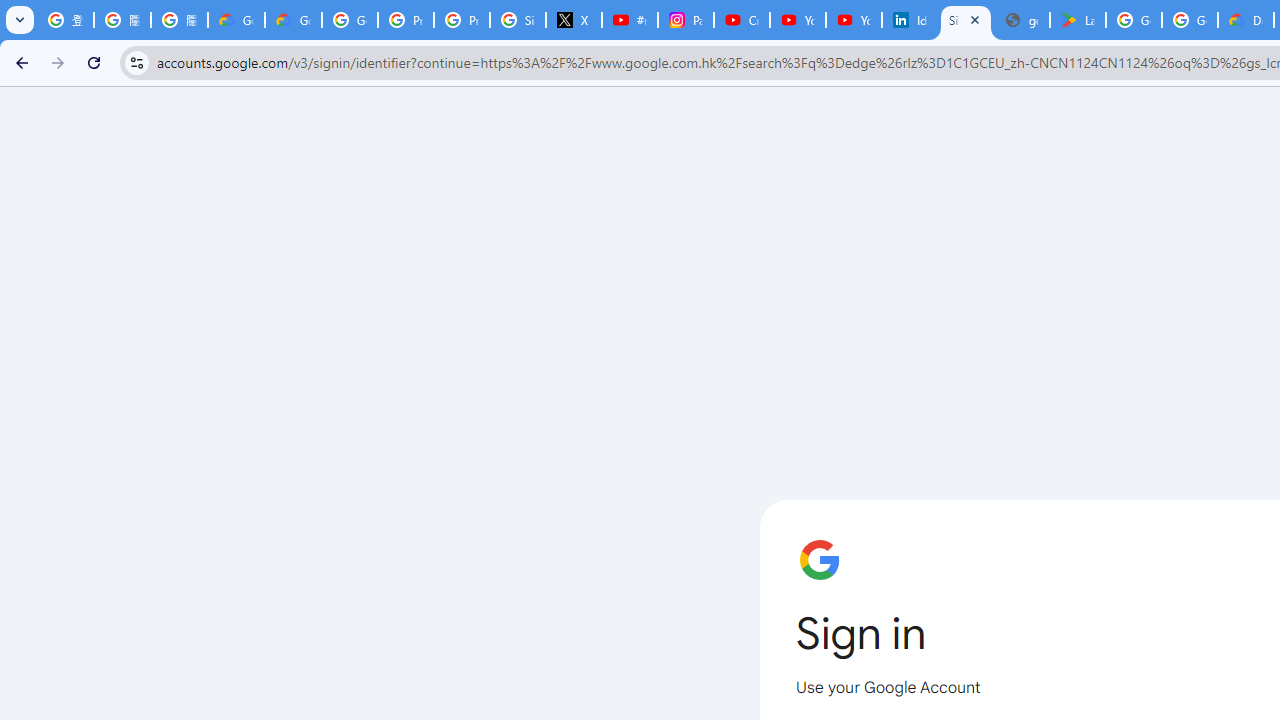 This screenshot has height=720, width=1280. What do you see at coordinates (1076, 20) in the screenshot?
I see `'Last Shelter: Survival - Apps on Google Play'` at bounding box center [1076, 20].